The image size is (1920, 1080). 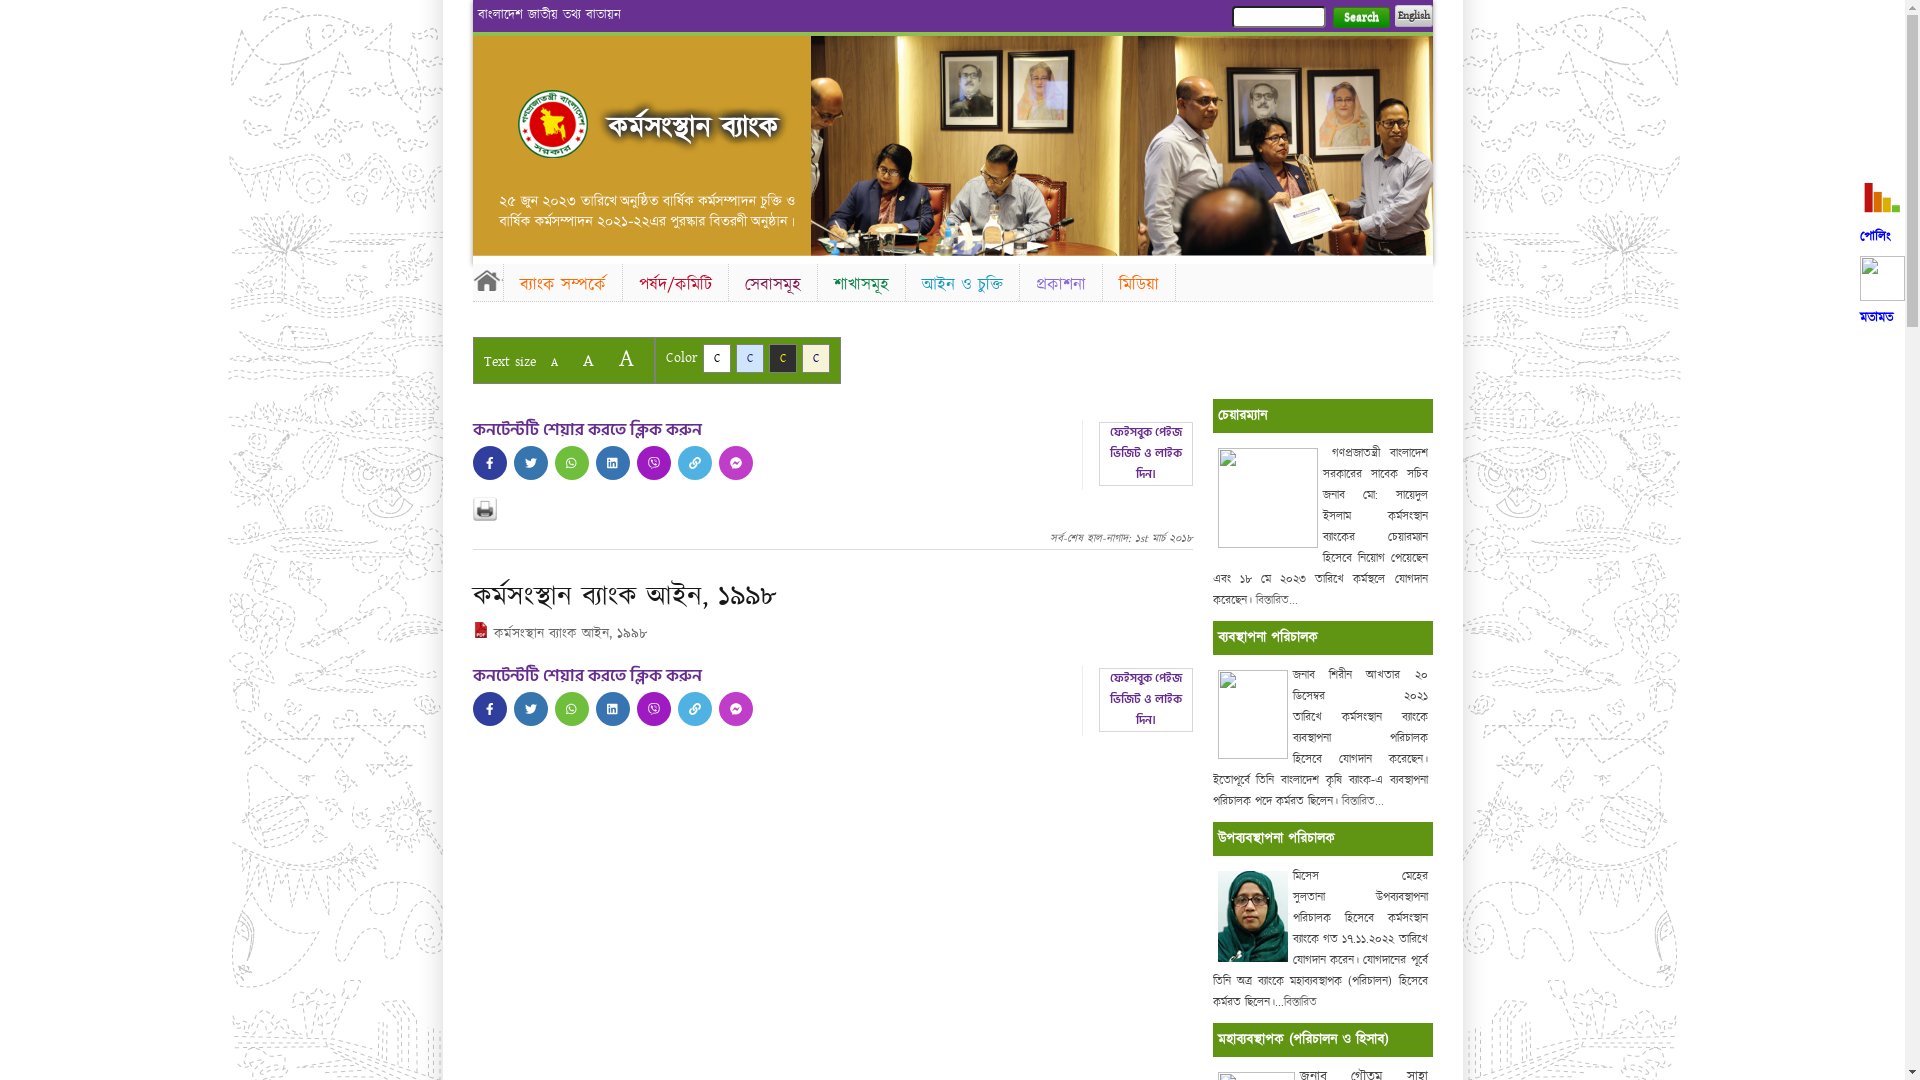 I want to click on 'C', so click(x=748, y=357).